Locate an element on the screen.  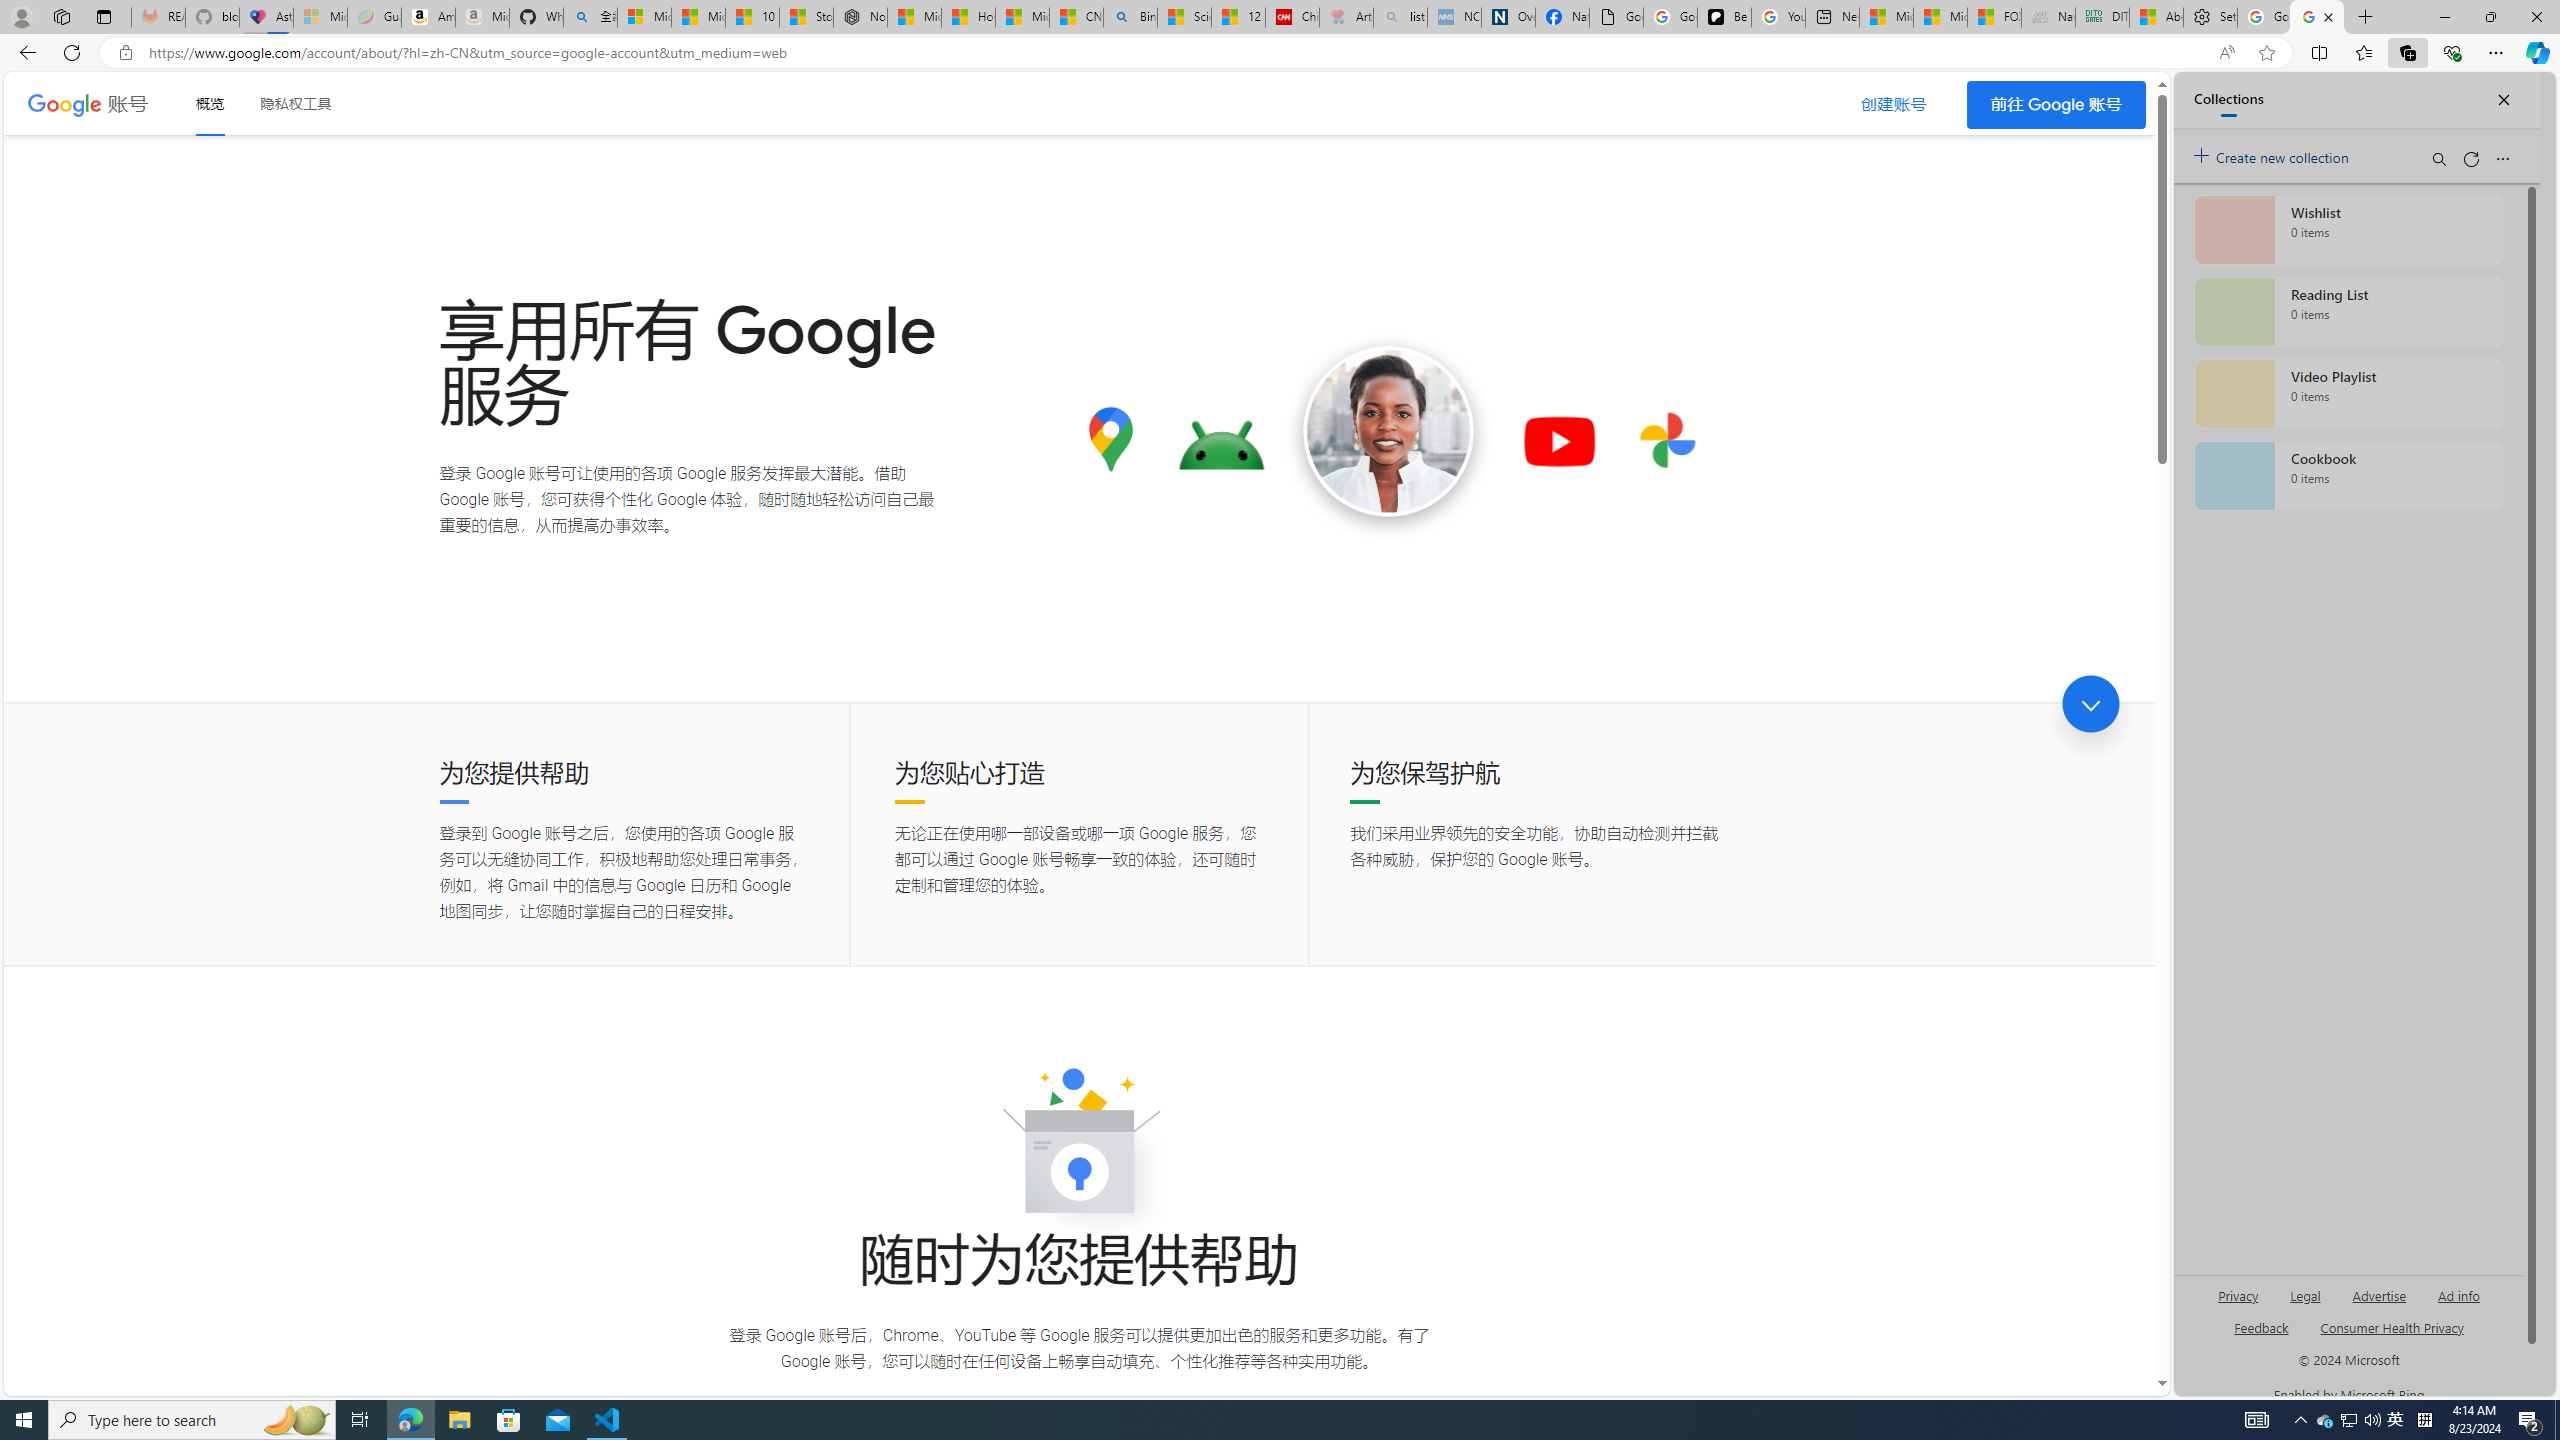
'FOX News - MSN' is located at coordinates (1993, 16).